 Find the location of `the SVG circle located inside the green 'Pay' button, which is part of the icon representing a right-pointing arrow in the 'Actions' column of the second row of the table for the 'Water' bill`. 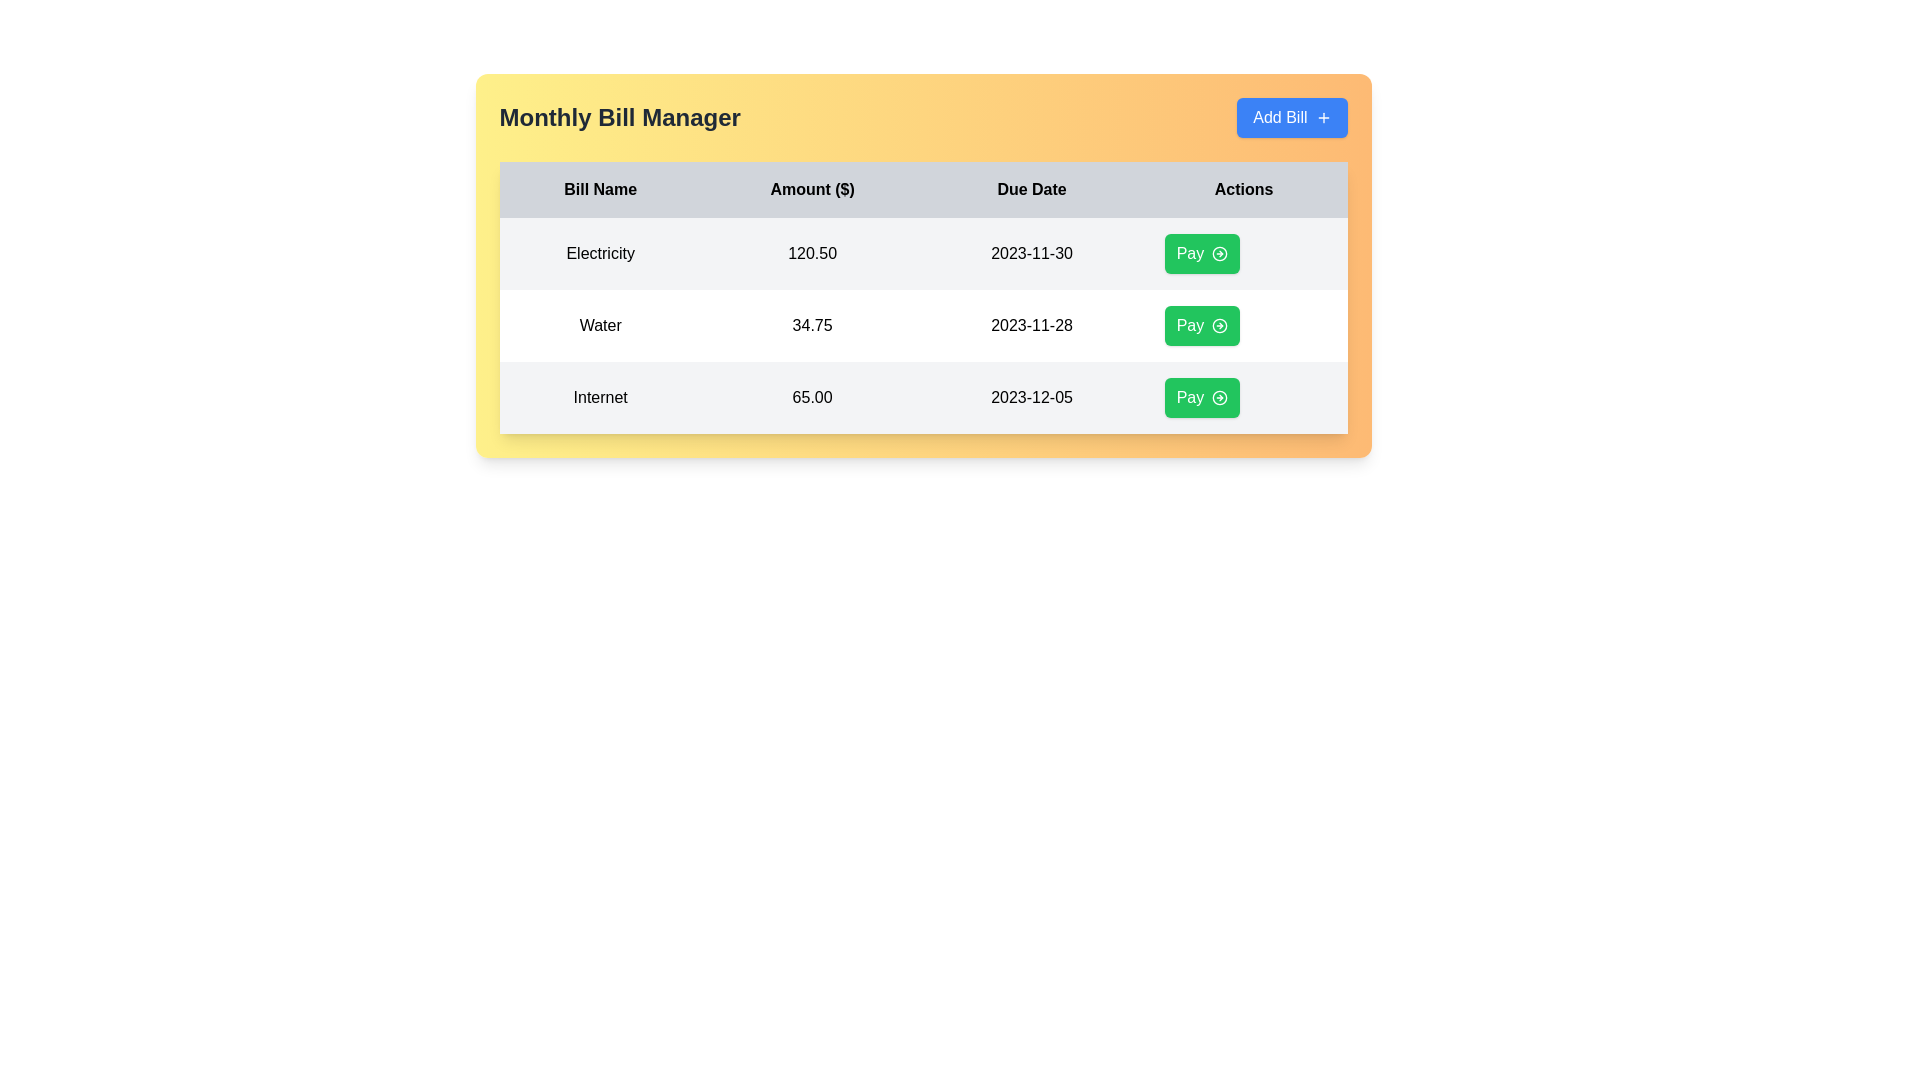

the SVG circle located inside the green 'Pay' button, which is part of the icon representing a right-pointing arrow in the 'Actions' column of the second row of the table for the 'Water' bill is located at coordinates (1219, 325).